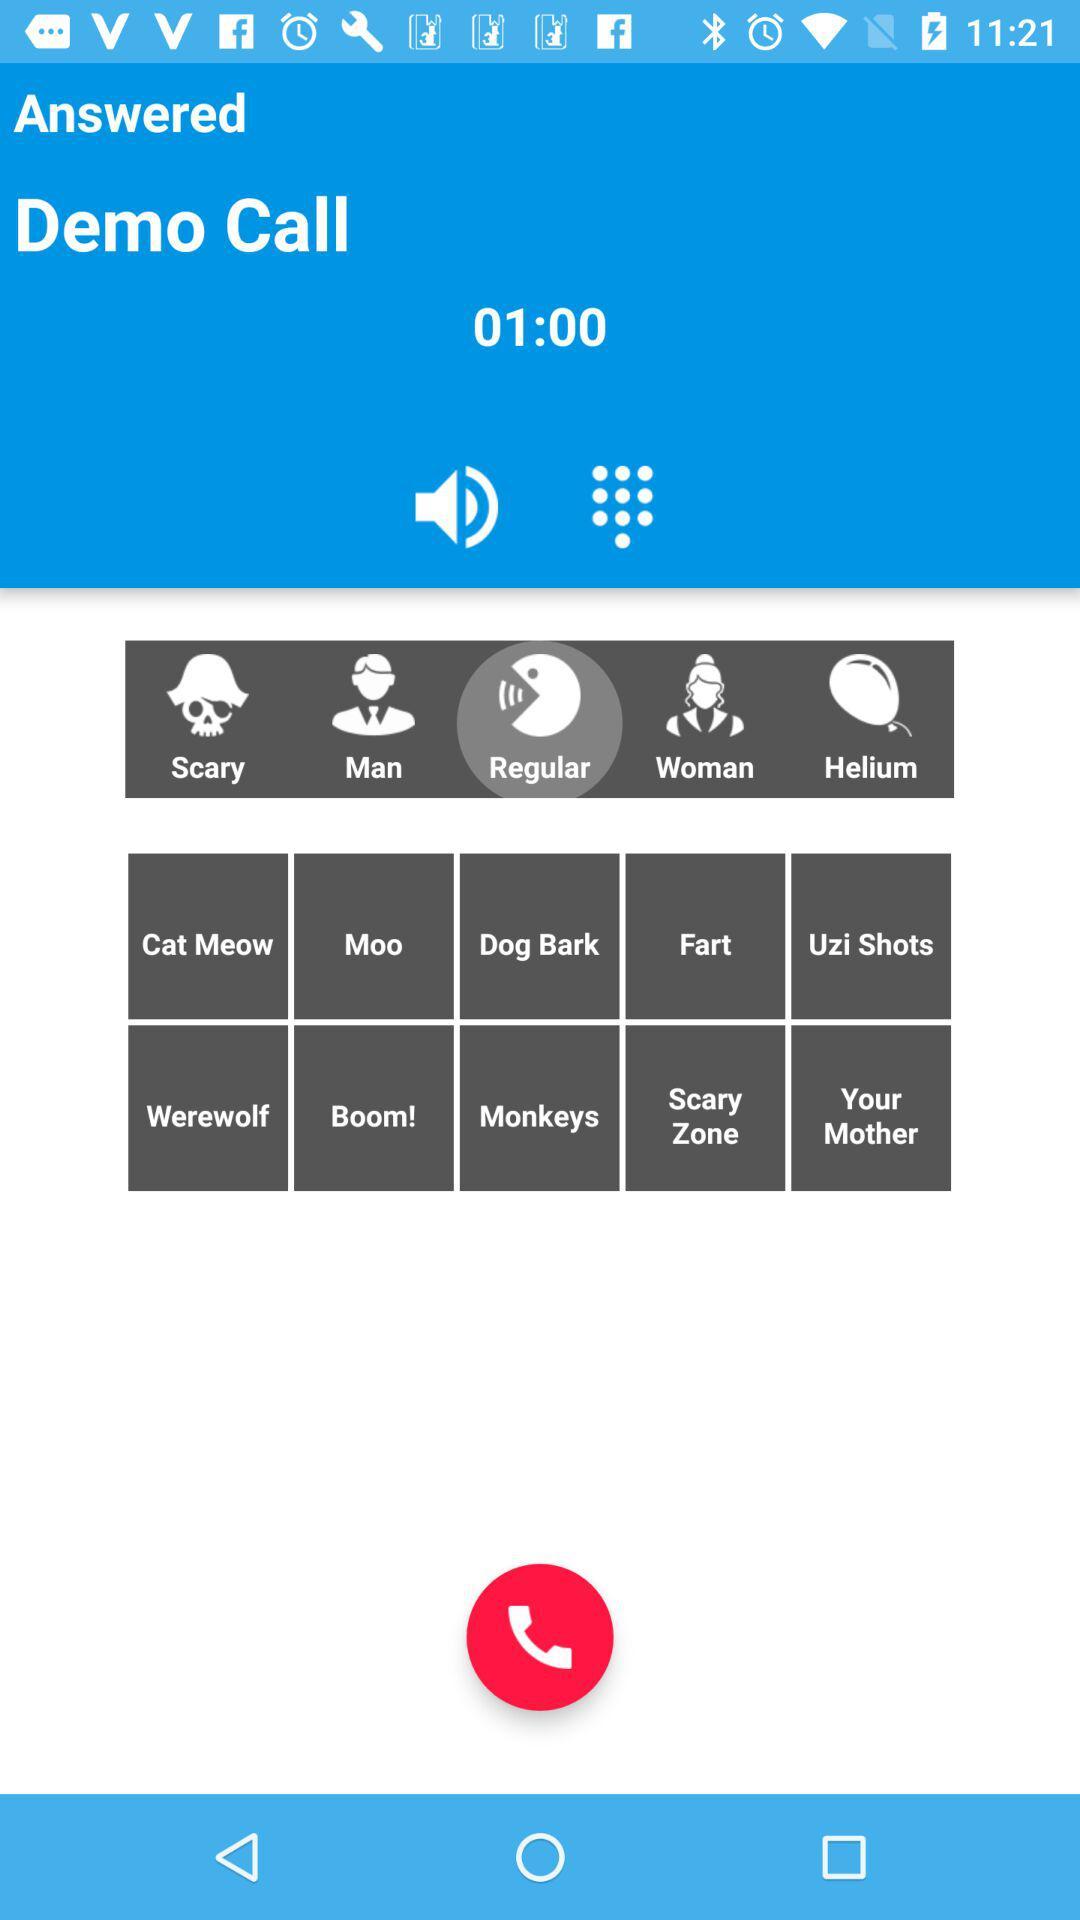  What do you see at coordinates (540, 1637) in the screenshot?
I see `the app below monkeys app` at bounding box center [540, 1637].